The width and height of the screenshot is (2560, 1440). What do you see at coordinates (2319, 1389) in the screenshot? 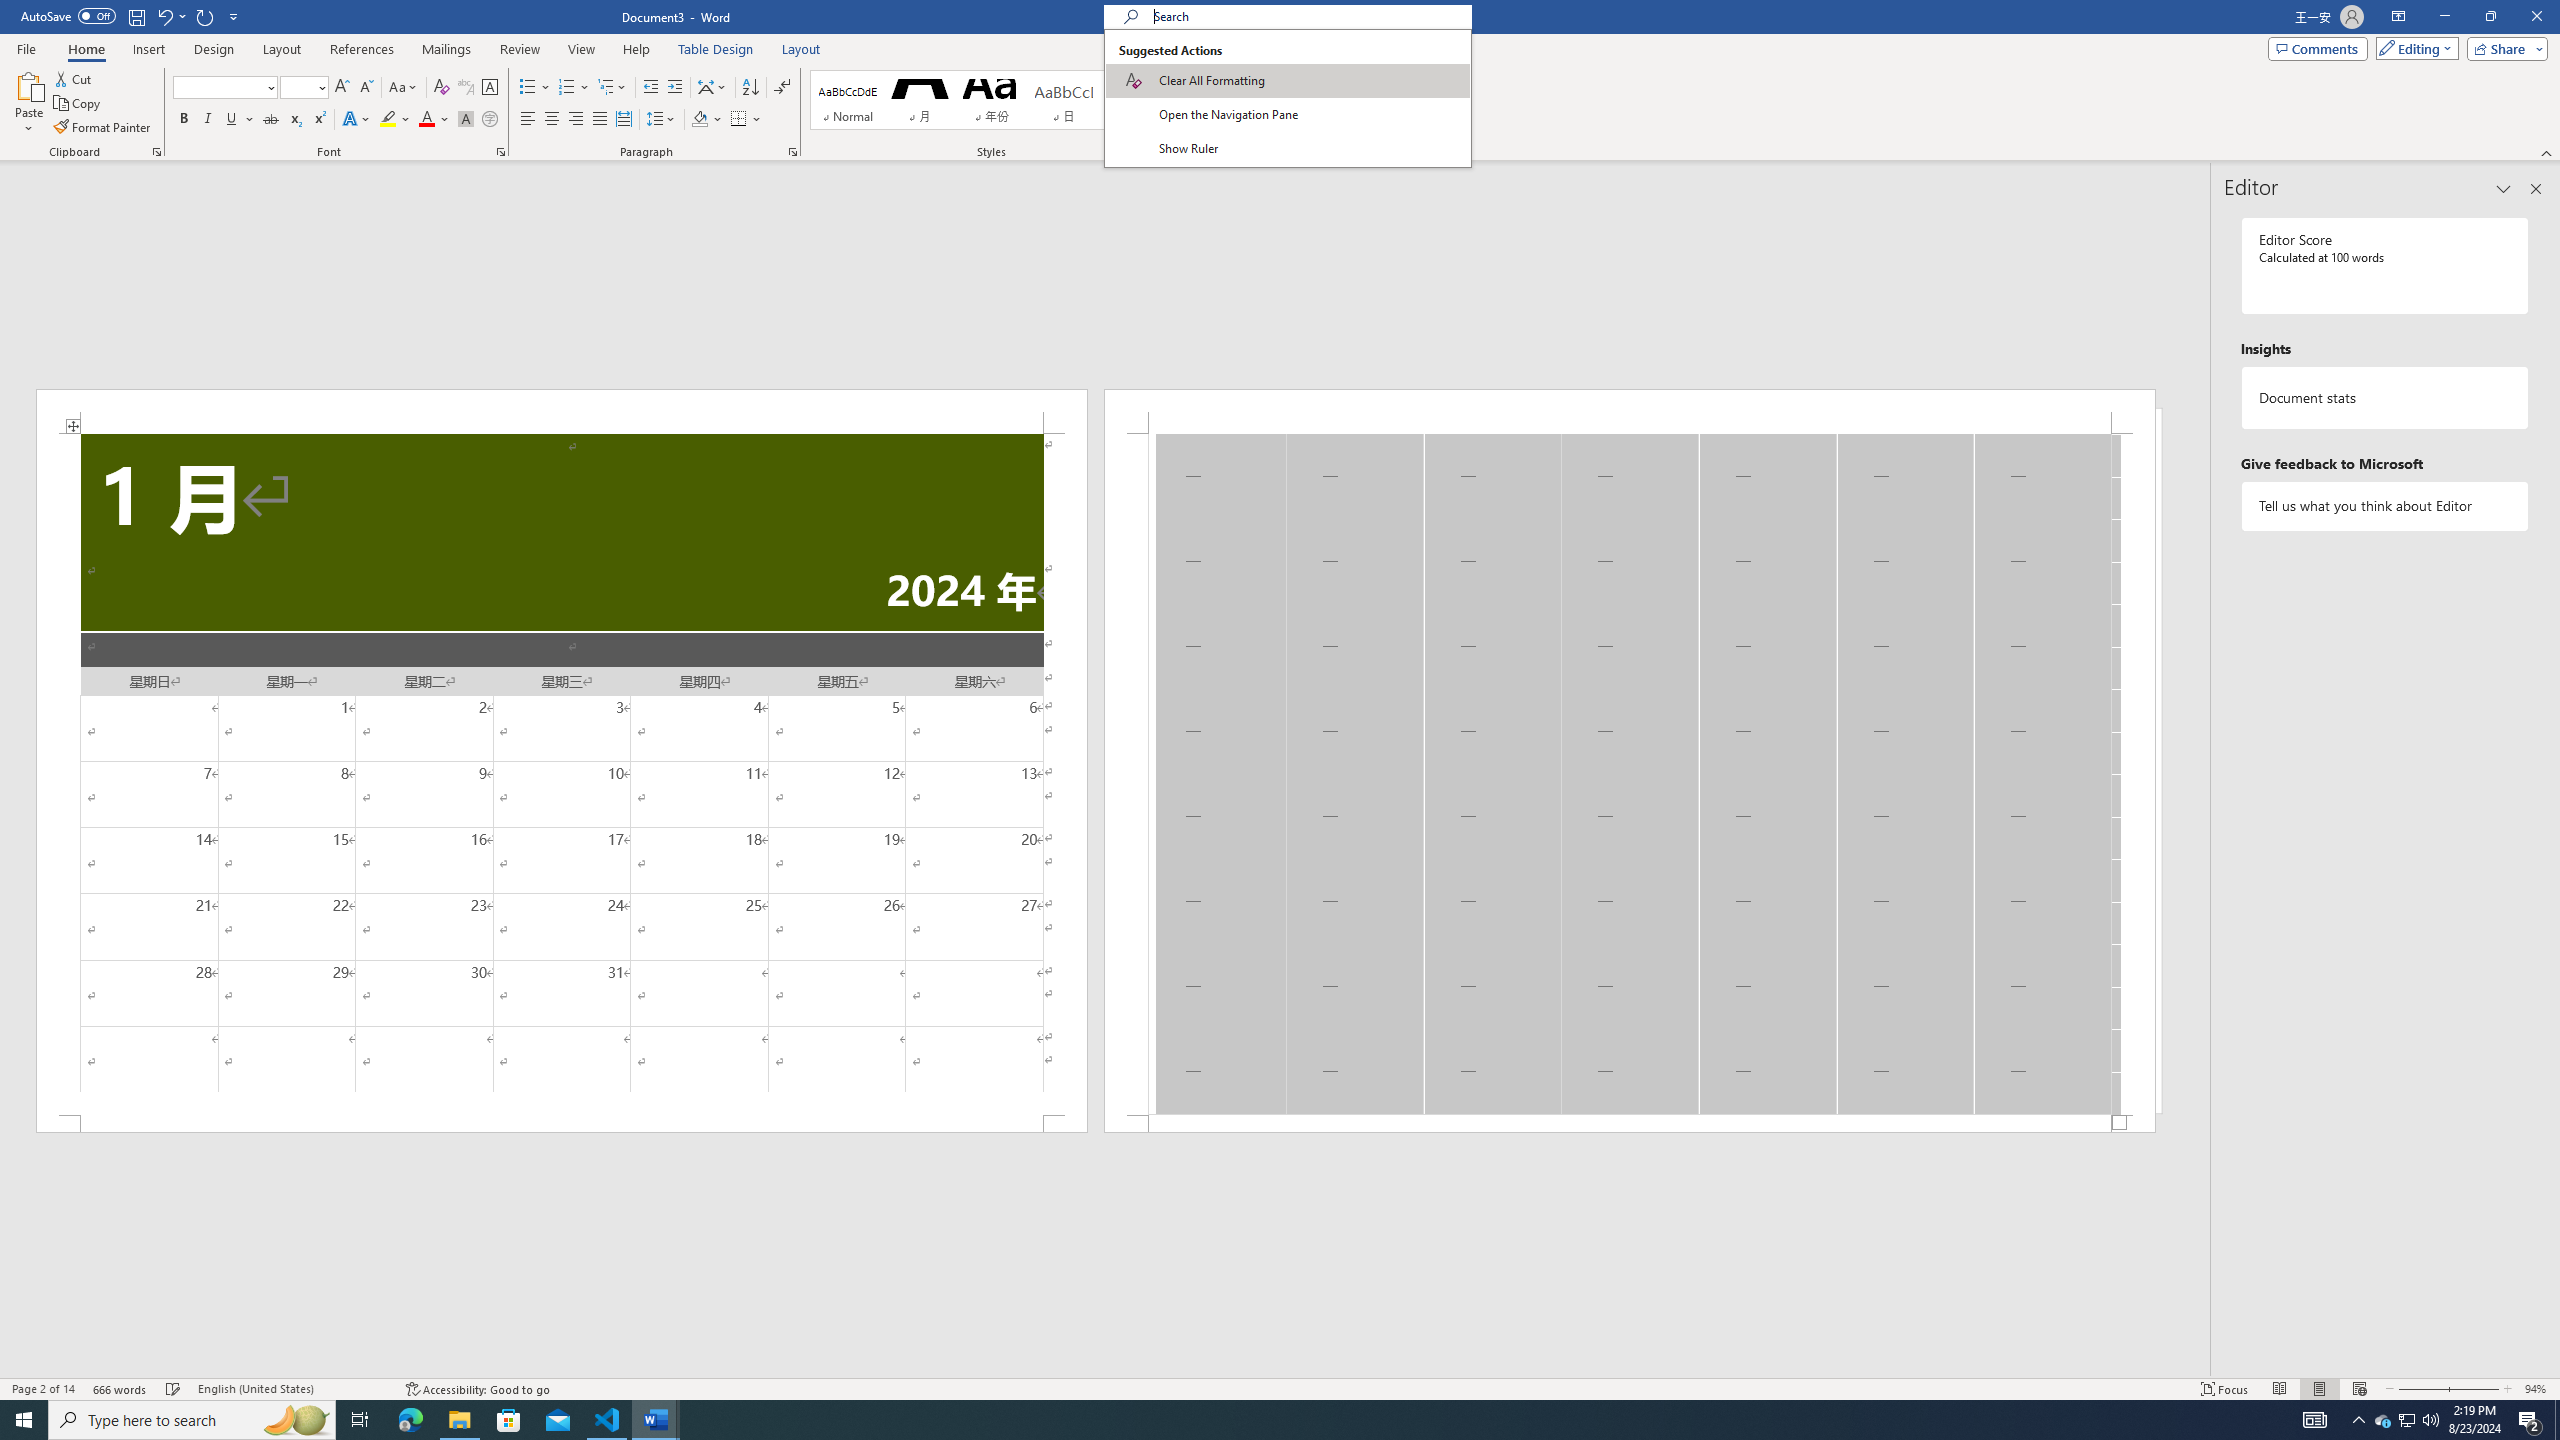
I see `'Print Layout'` at bounding box center [2319, 1389].